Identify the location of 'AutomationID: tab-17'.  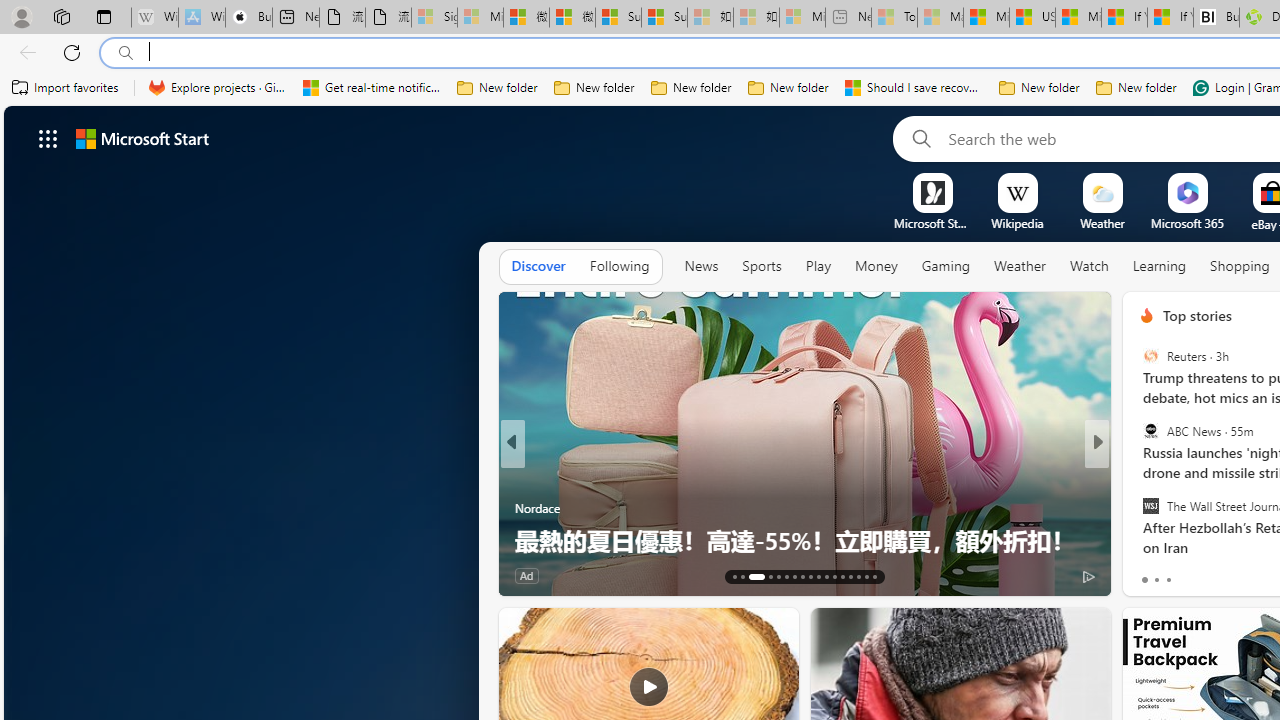
(777, 577).